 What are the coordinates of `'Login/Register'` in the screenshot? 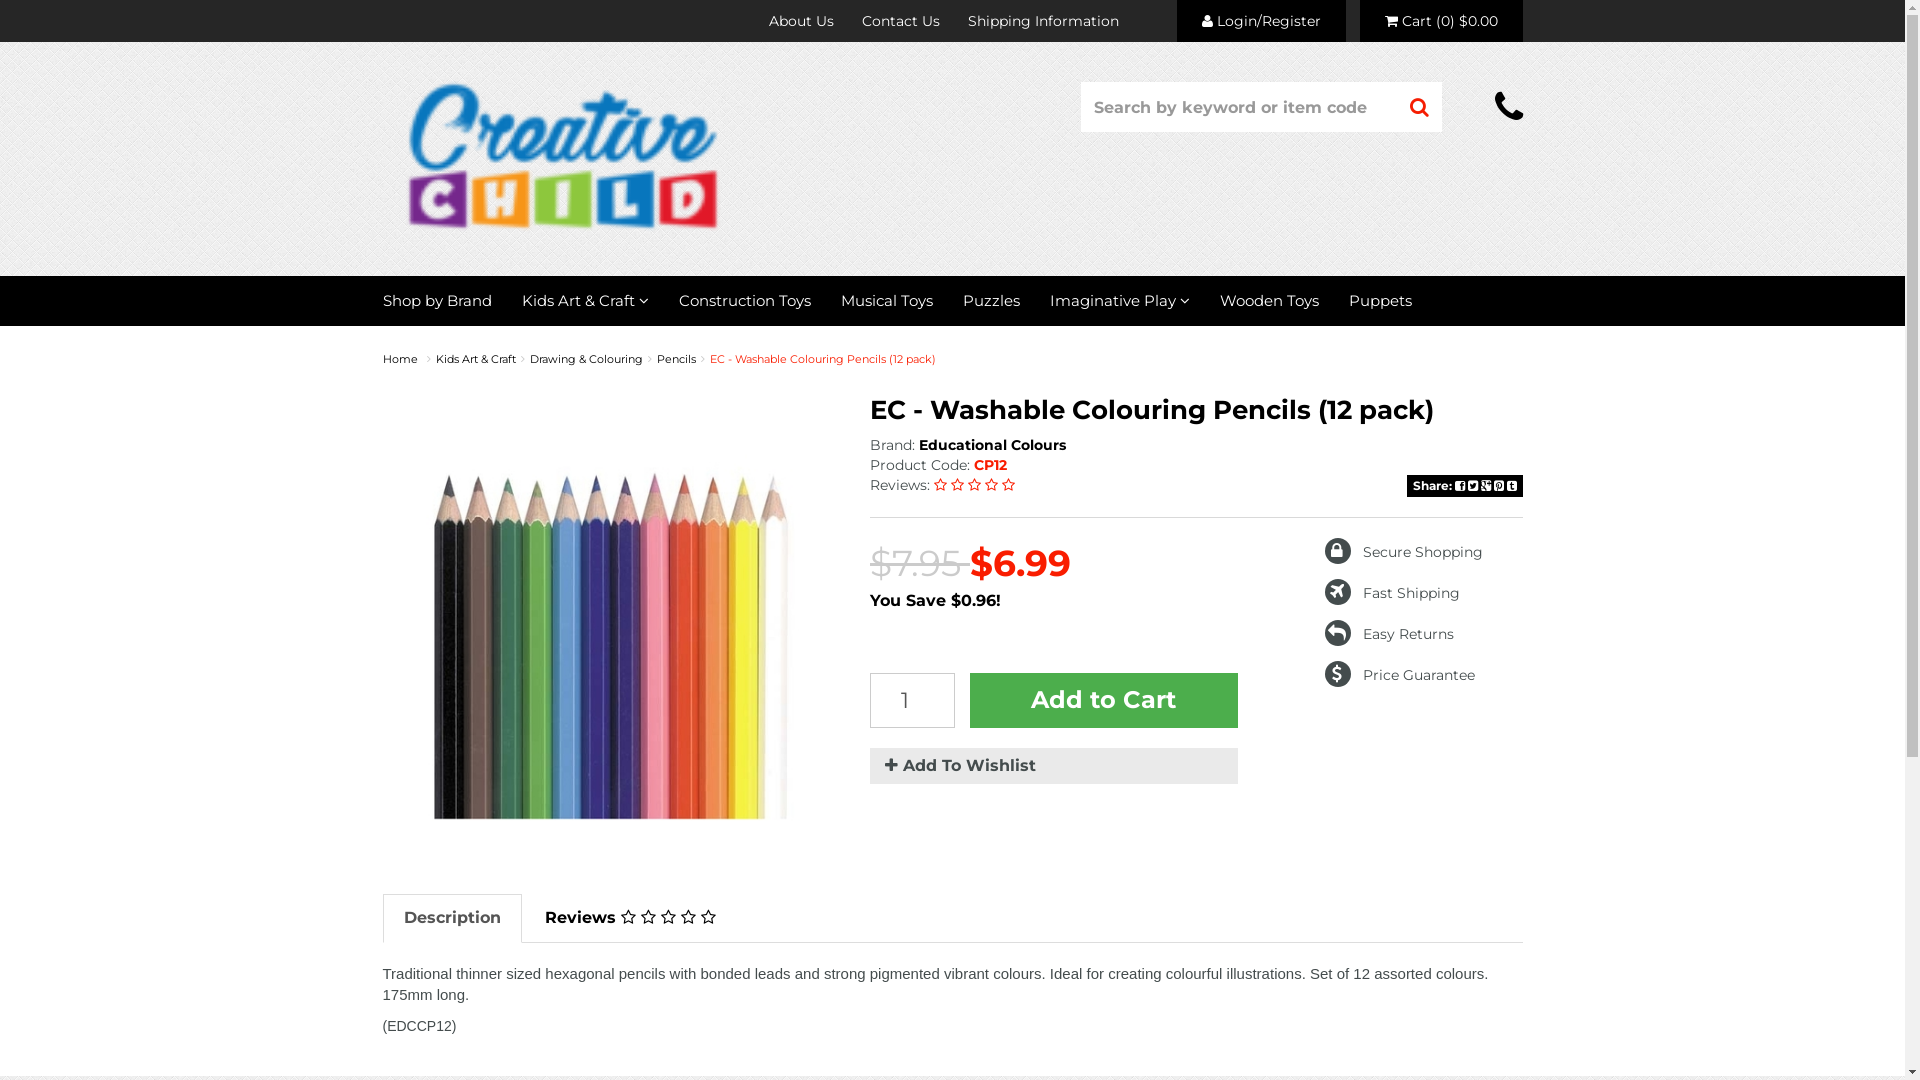 It's located at (1176, 20).